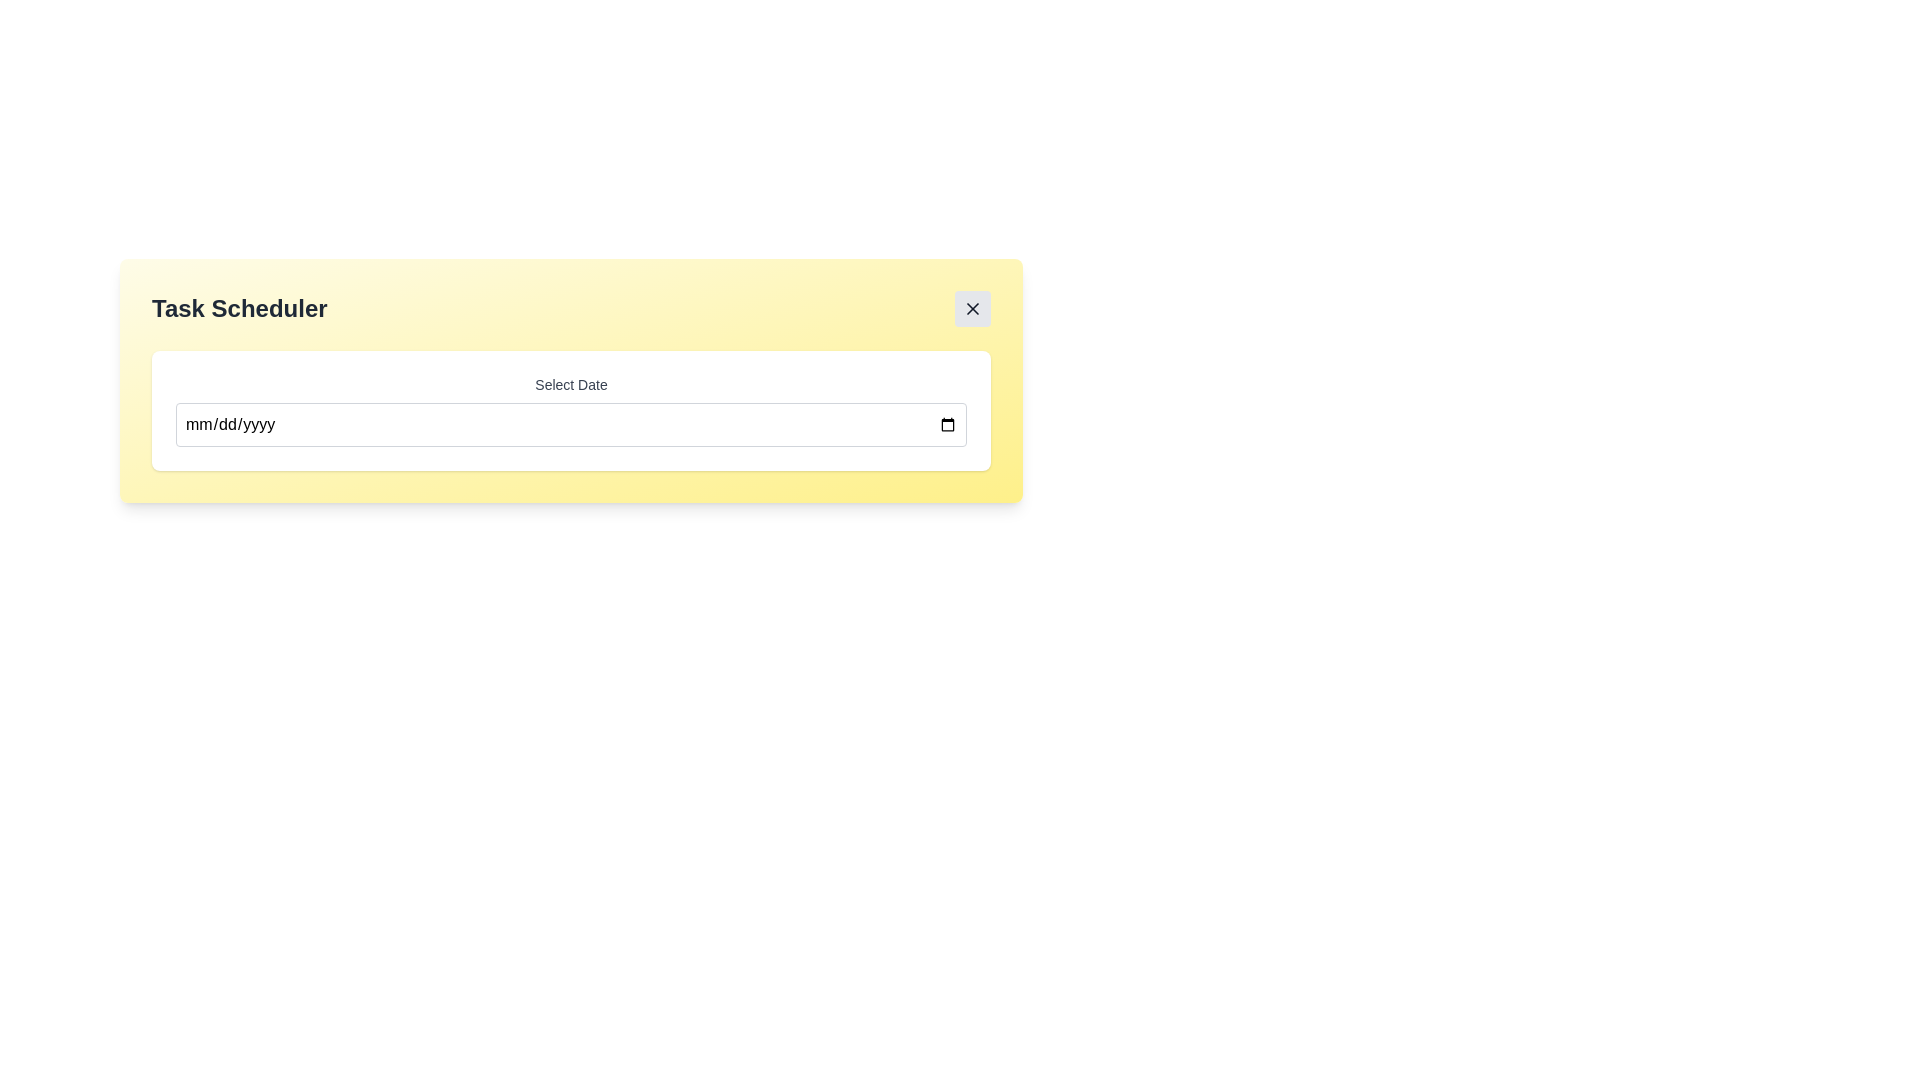 This screenshot has height=1080, width=1920. Describe the element at coordinates (973, 308) in the screenshot. I see `the 'X' icon button located in the top-right corner of the yellow 'Task Scheduler' card to trigger its hover effect` at that location.